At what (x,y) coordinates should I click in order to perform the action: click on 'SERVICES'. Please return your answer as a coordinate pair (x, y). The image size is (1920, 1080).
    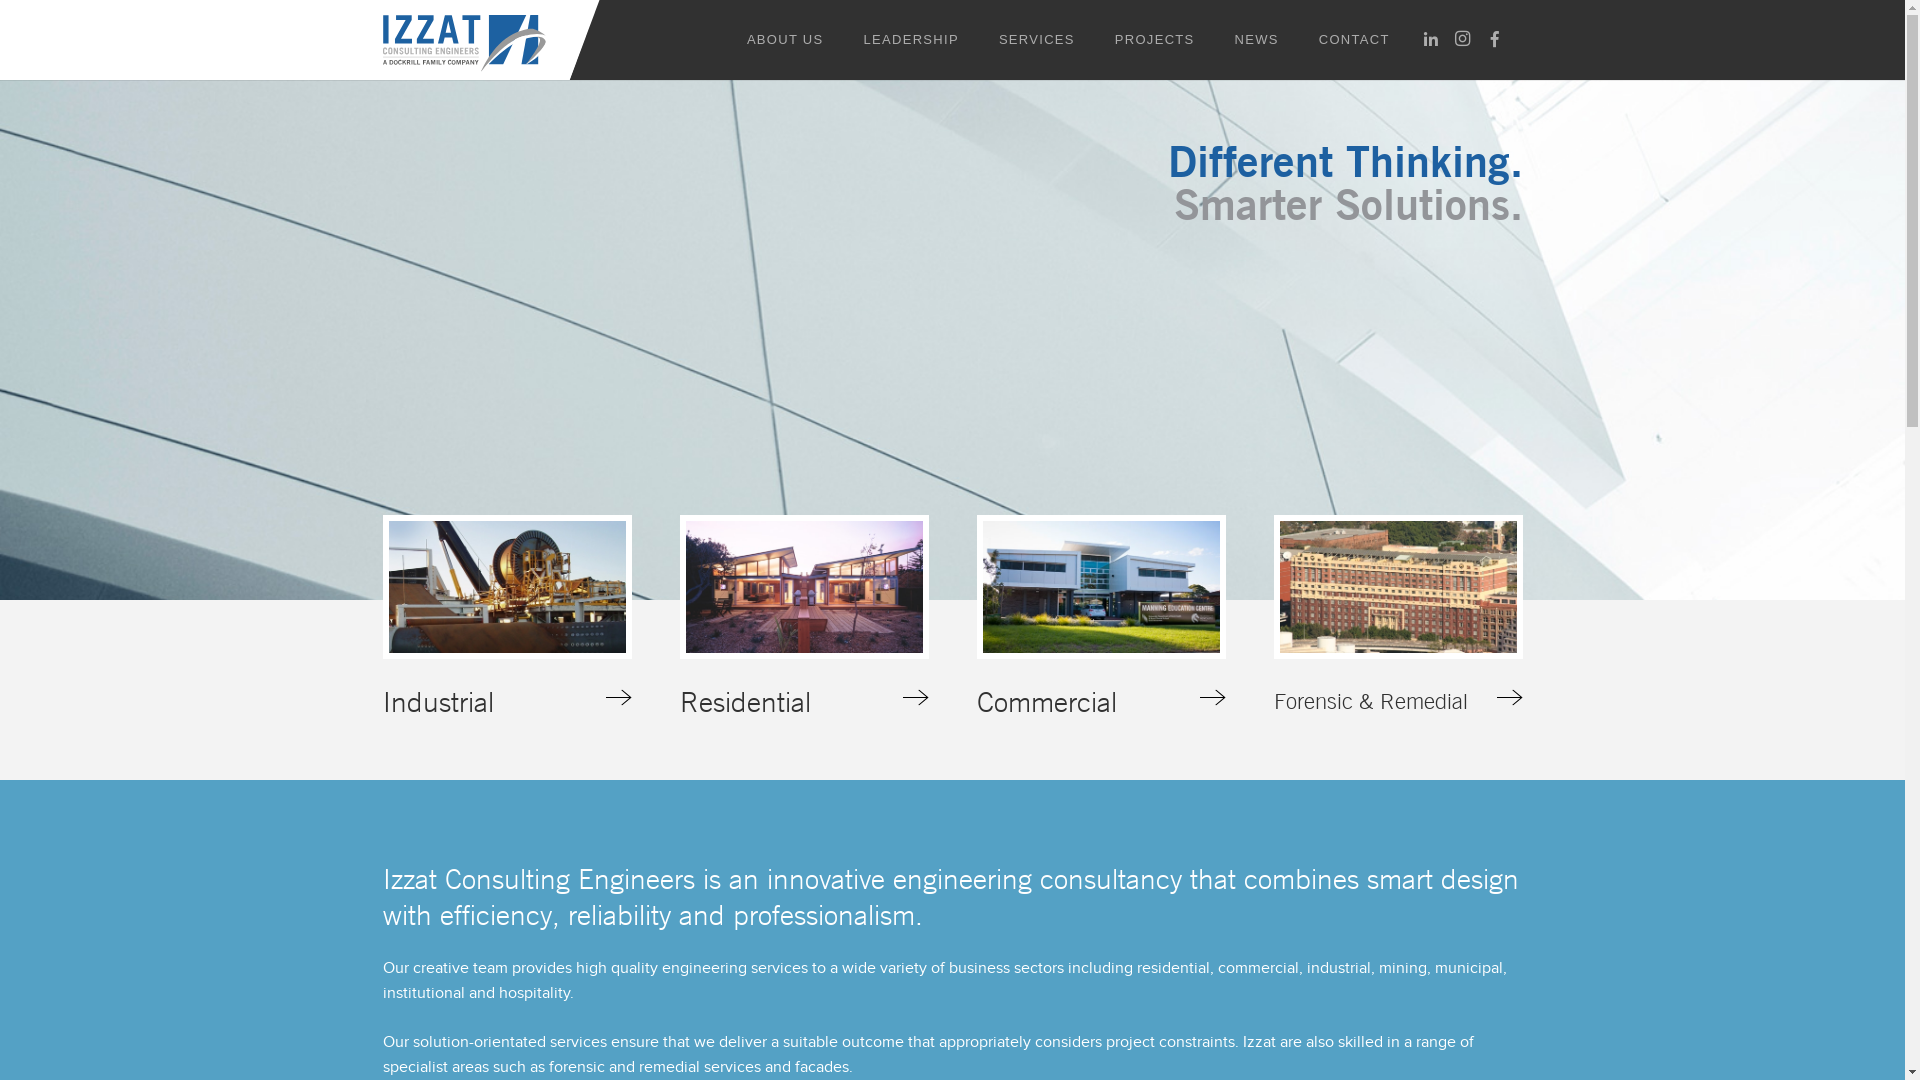
    Looking at the image, I should click on (1036, 39).